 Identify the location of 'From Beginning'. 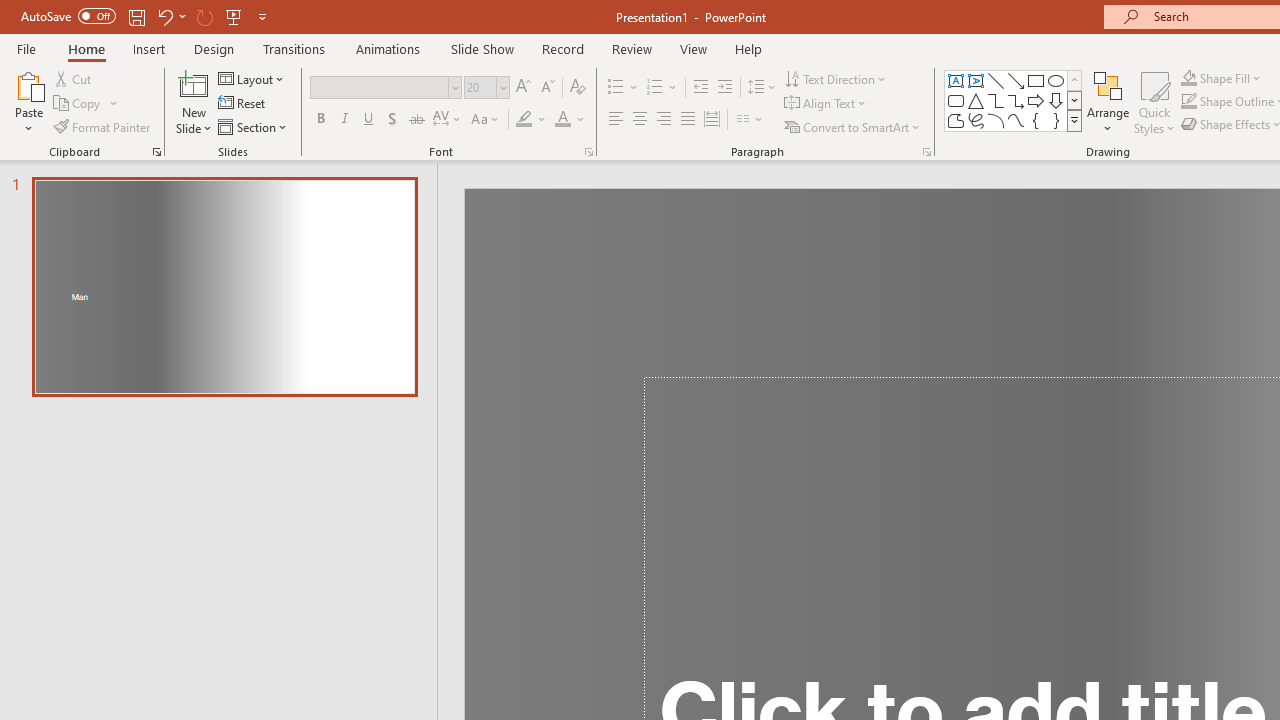
(234, 16).